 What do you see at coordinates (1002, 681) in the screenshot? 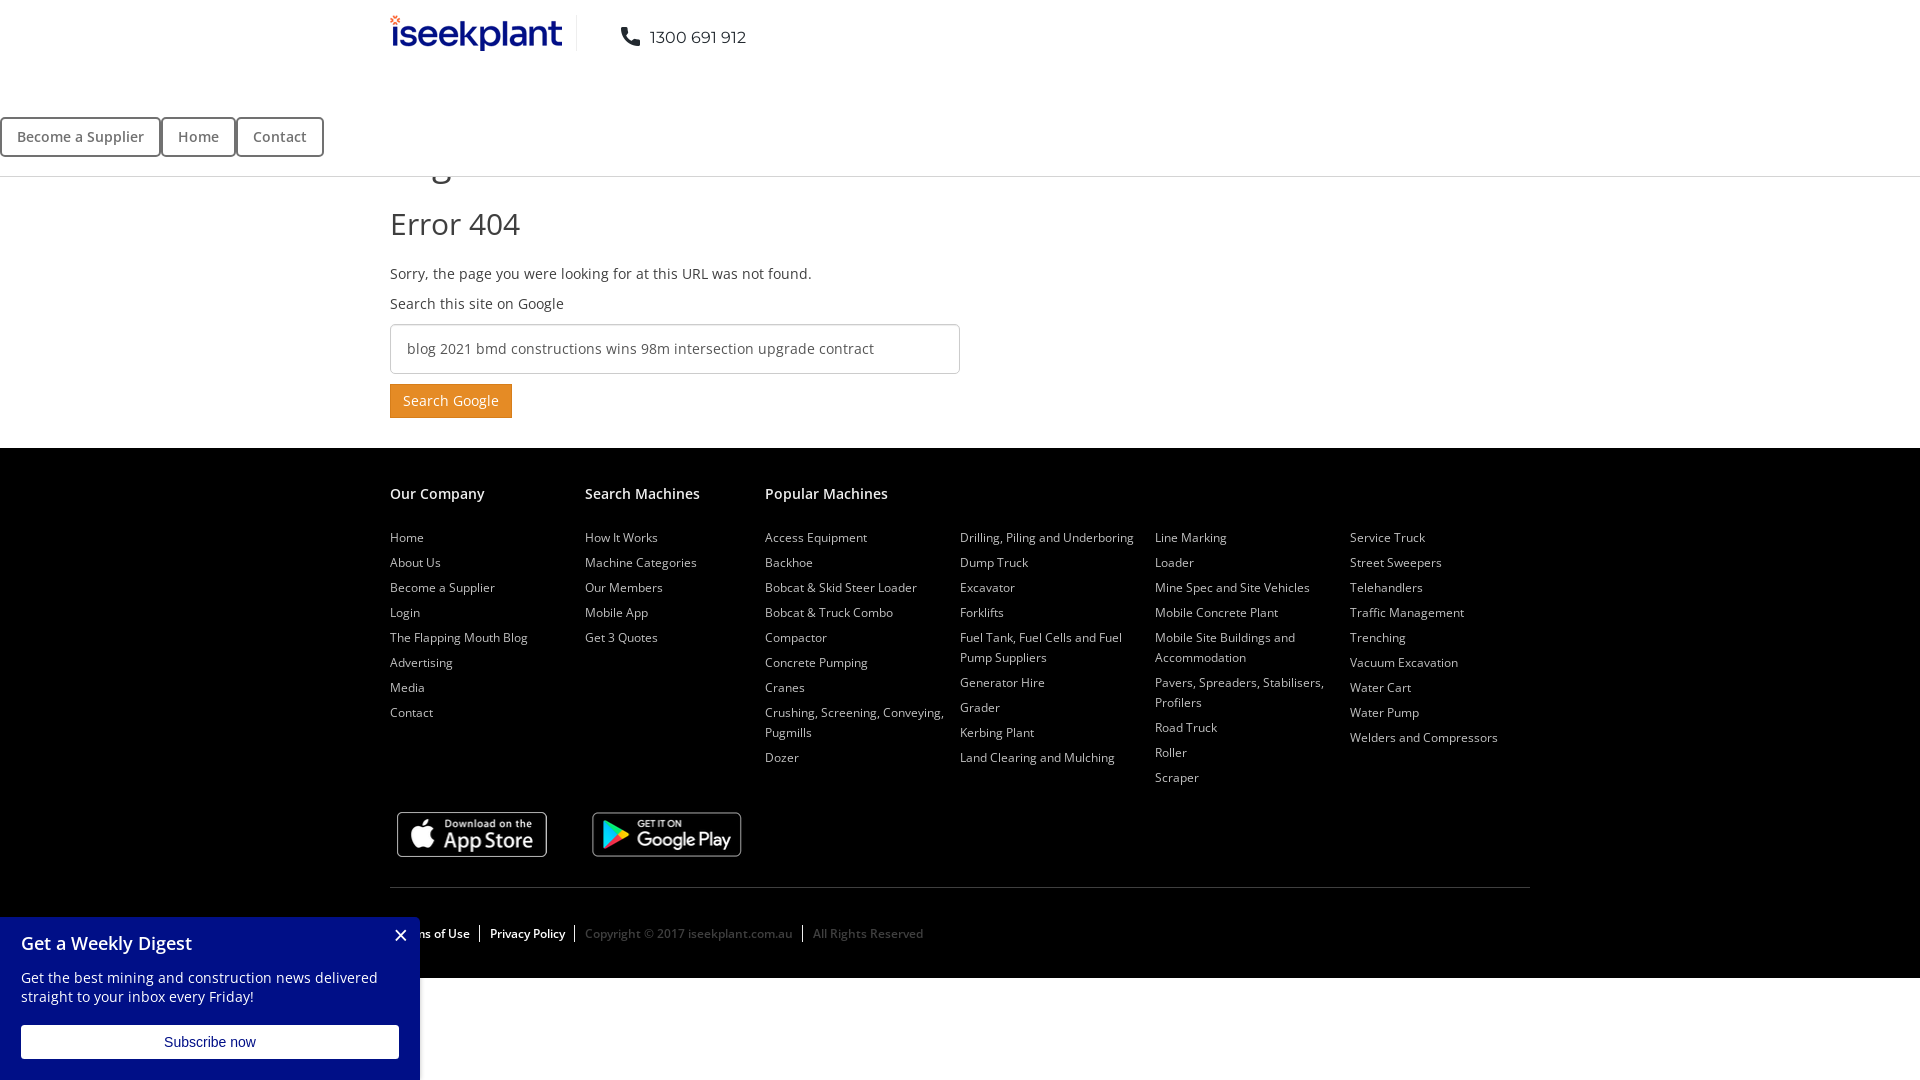
I see `'Generator Hire'` at bounding box center [1002, 681].